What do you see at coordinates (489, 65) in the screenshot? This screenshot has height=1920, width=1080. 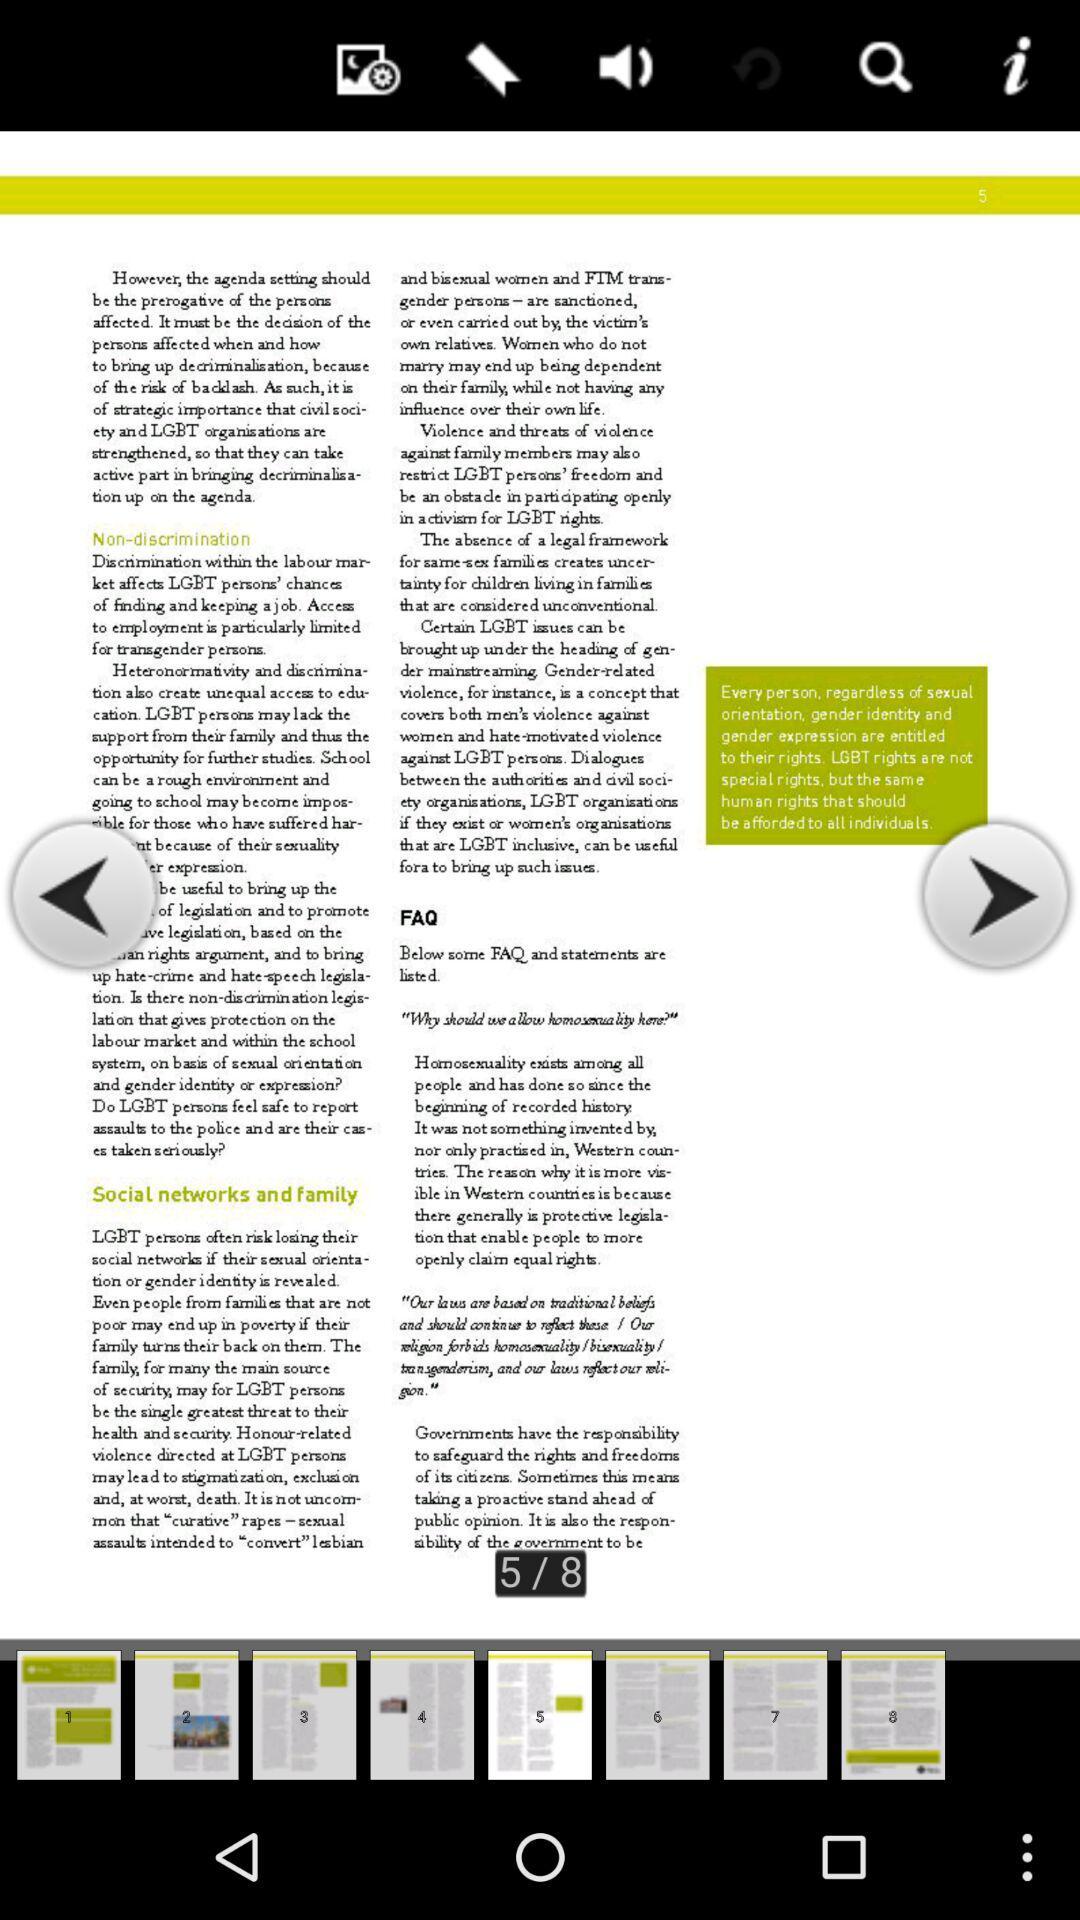 I see `item above 5 / 8 app` at bounding box center [489, 65].